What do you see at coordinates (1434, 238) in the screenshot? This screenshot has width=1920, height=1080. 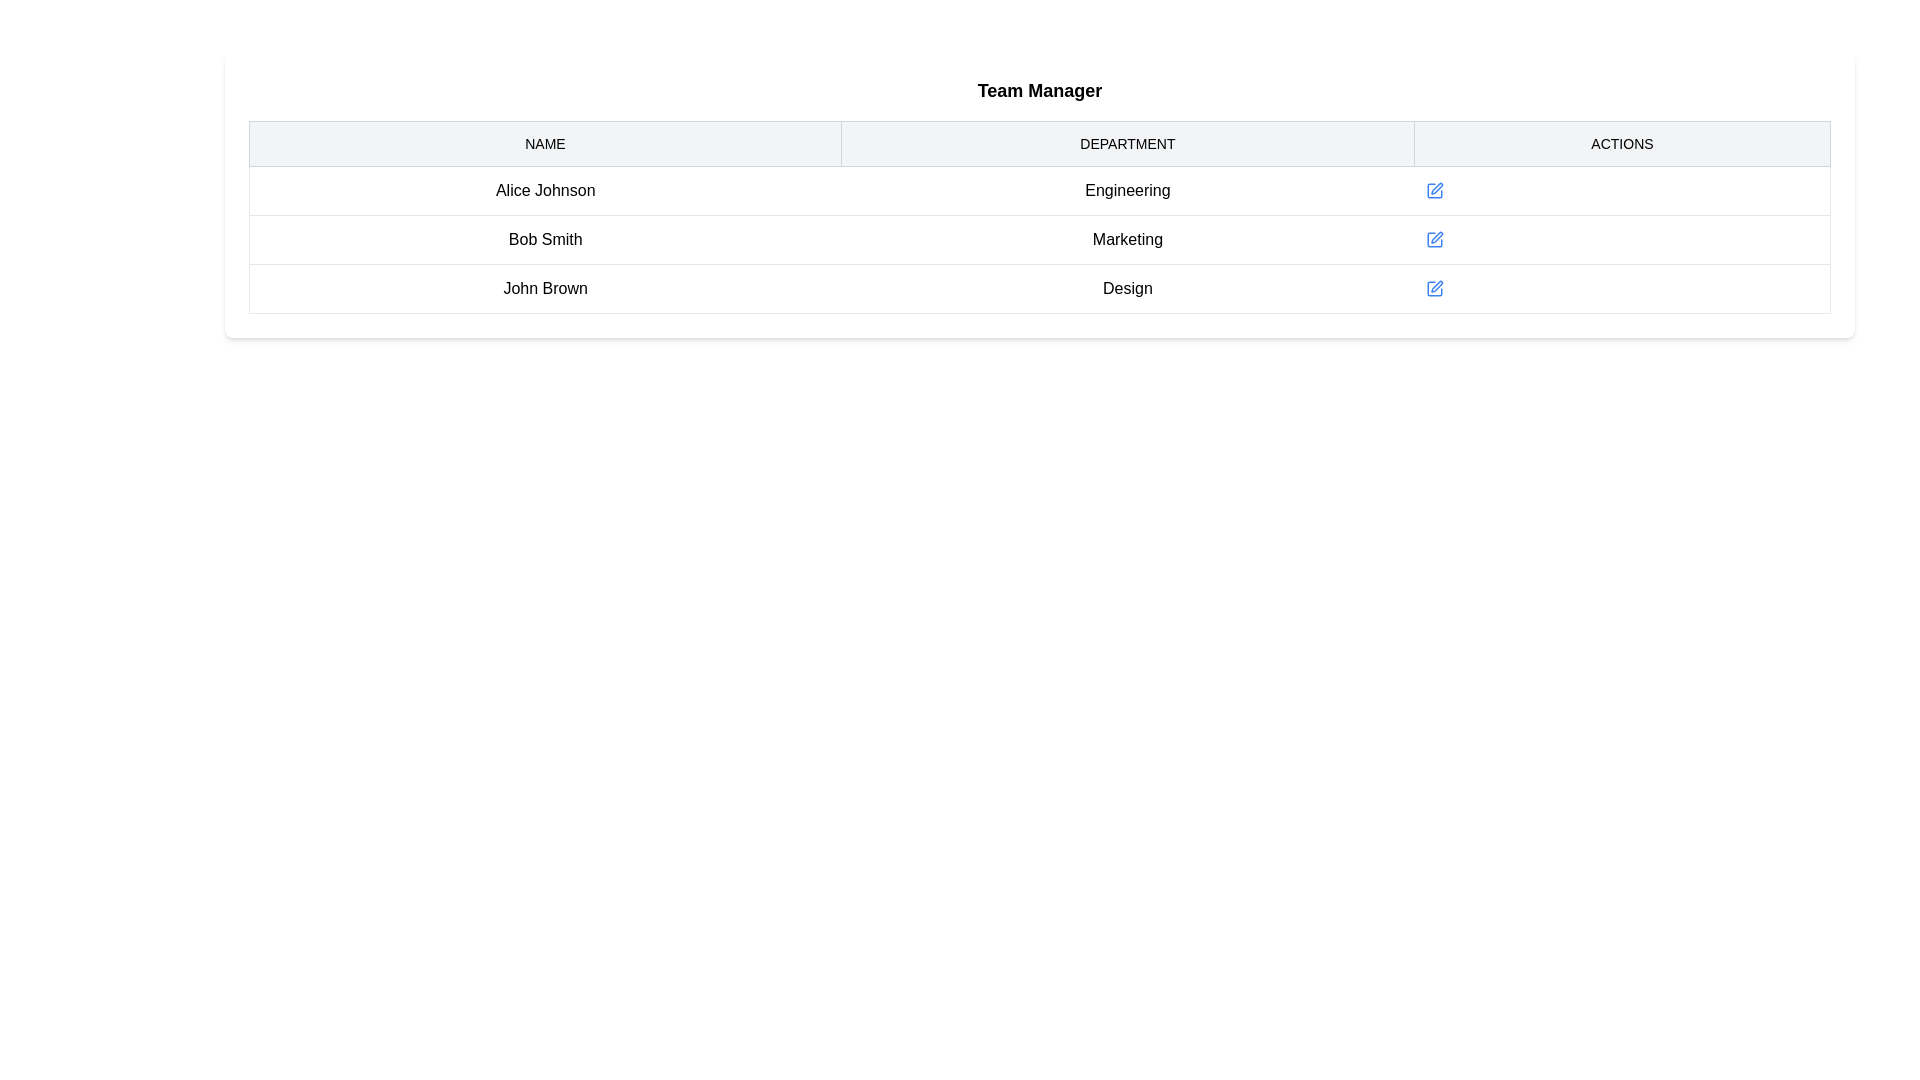 I see `the edit icon button located in the 'Actions' column of the table, aligned with the 'Marketing' row to initiate editing` at bounding box center [1434, 238].